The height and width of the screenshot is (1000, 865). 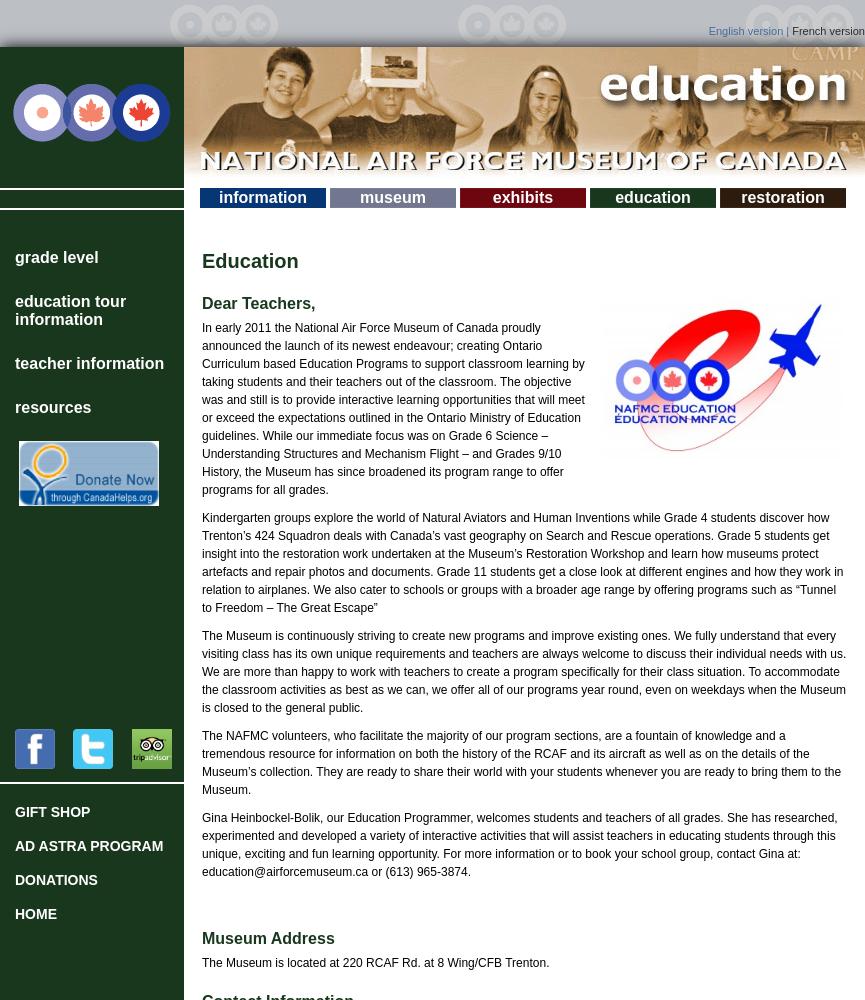 What do you see at coordinates (56, 257) in the screenshot?
I see `'Grade Level'` at bounding box center [56, 257].